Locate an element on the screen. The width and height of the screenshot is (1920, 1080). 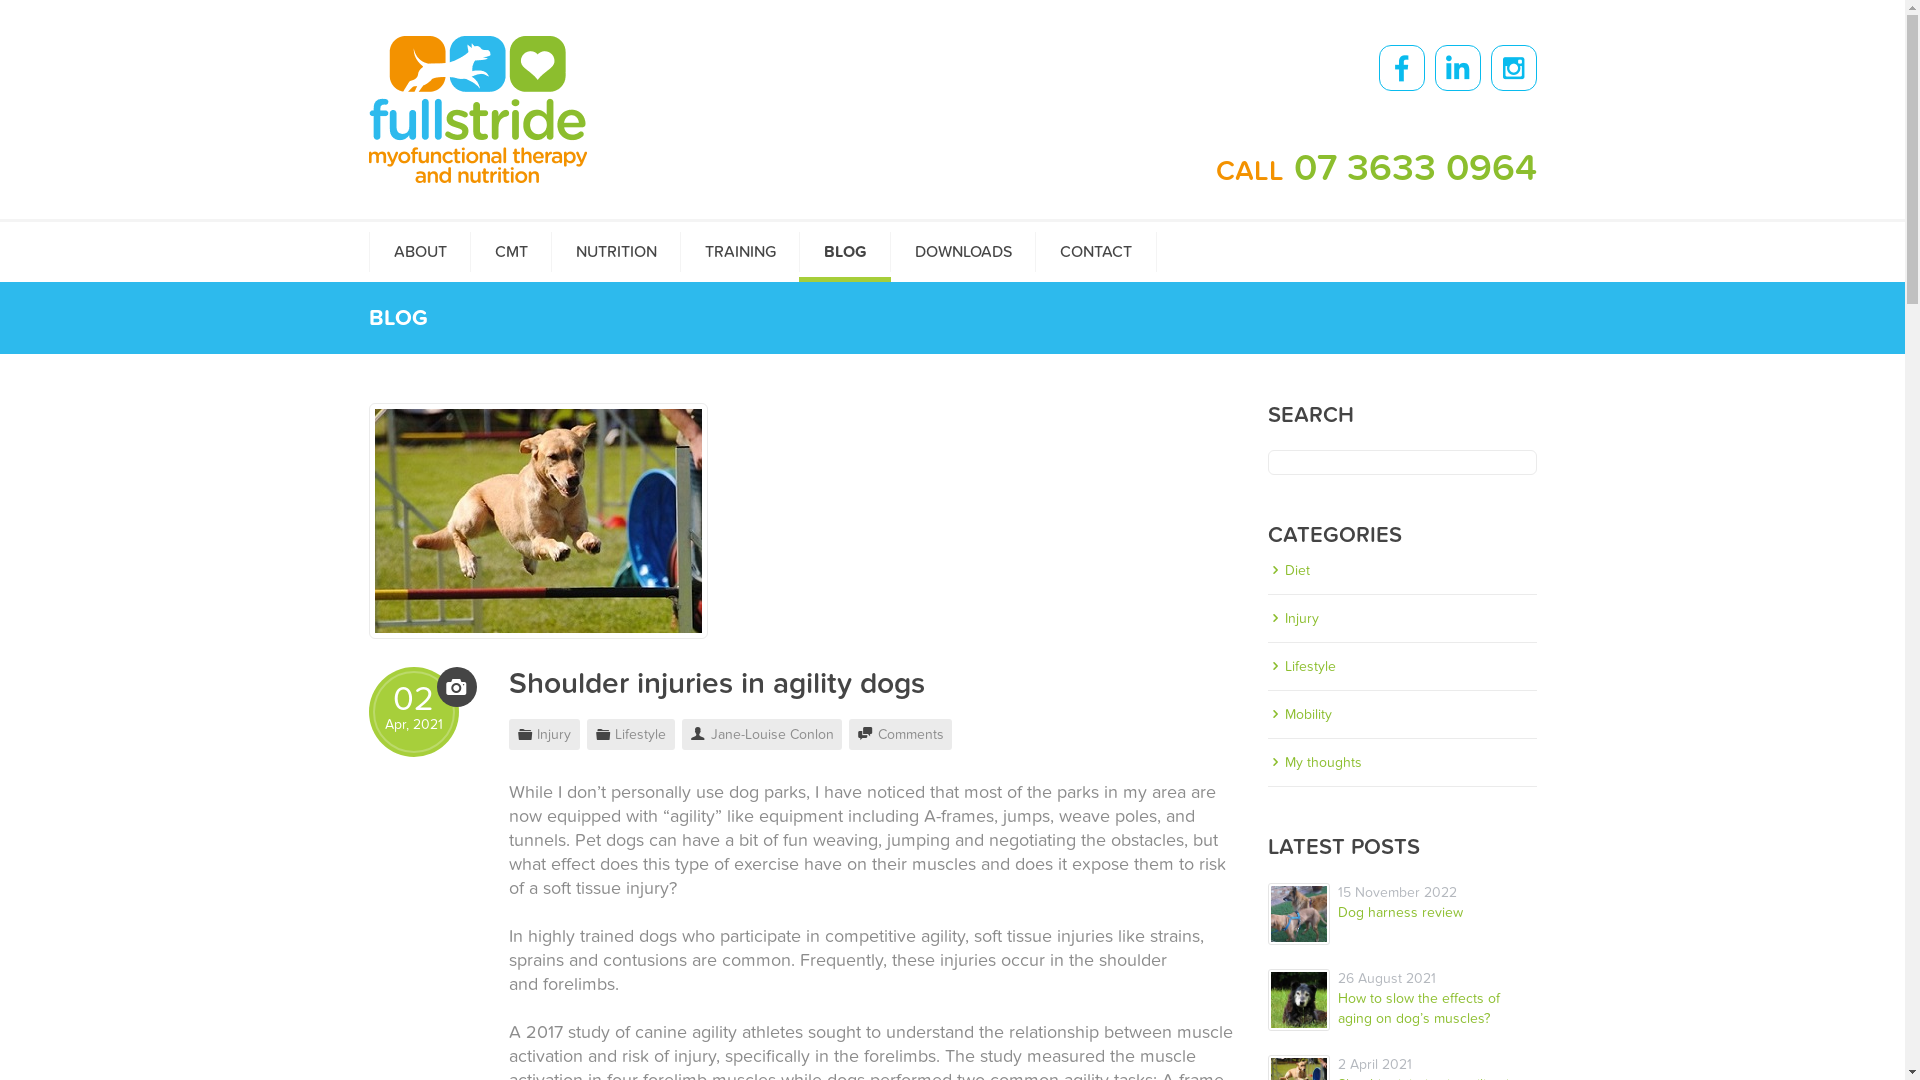
'Mobility' is located at coordinates (1266, 713).